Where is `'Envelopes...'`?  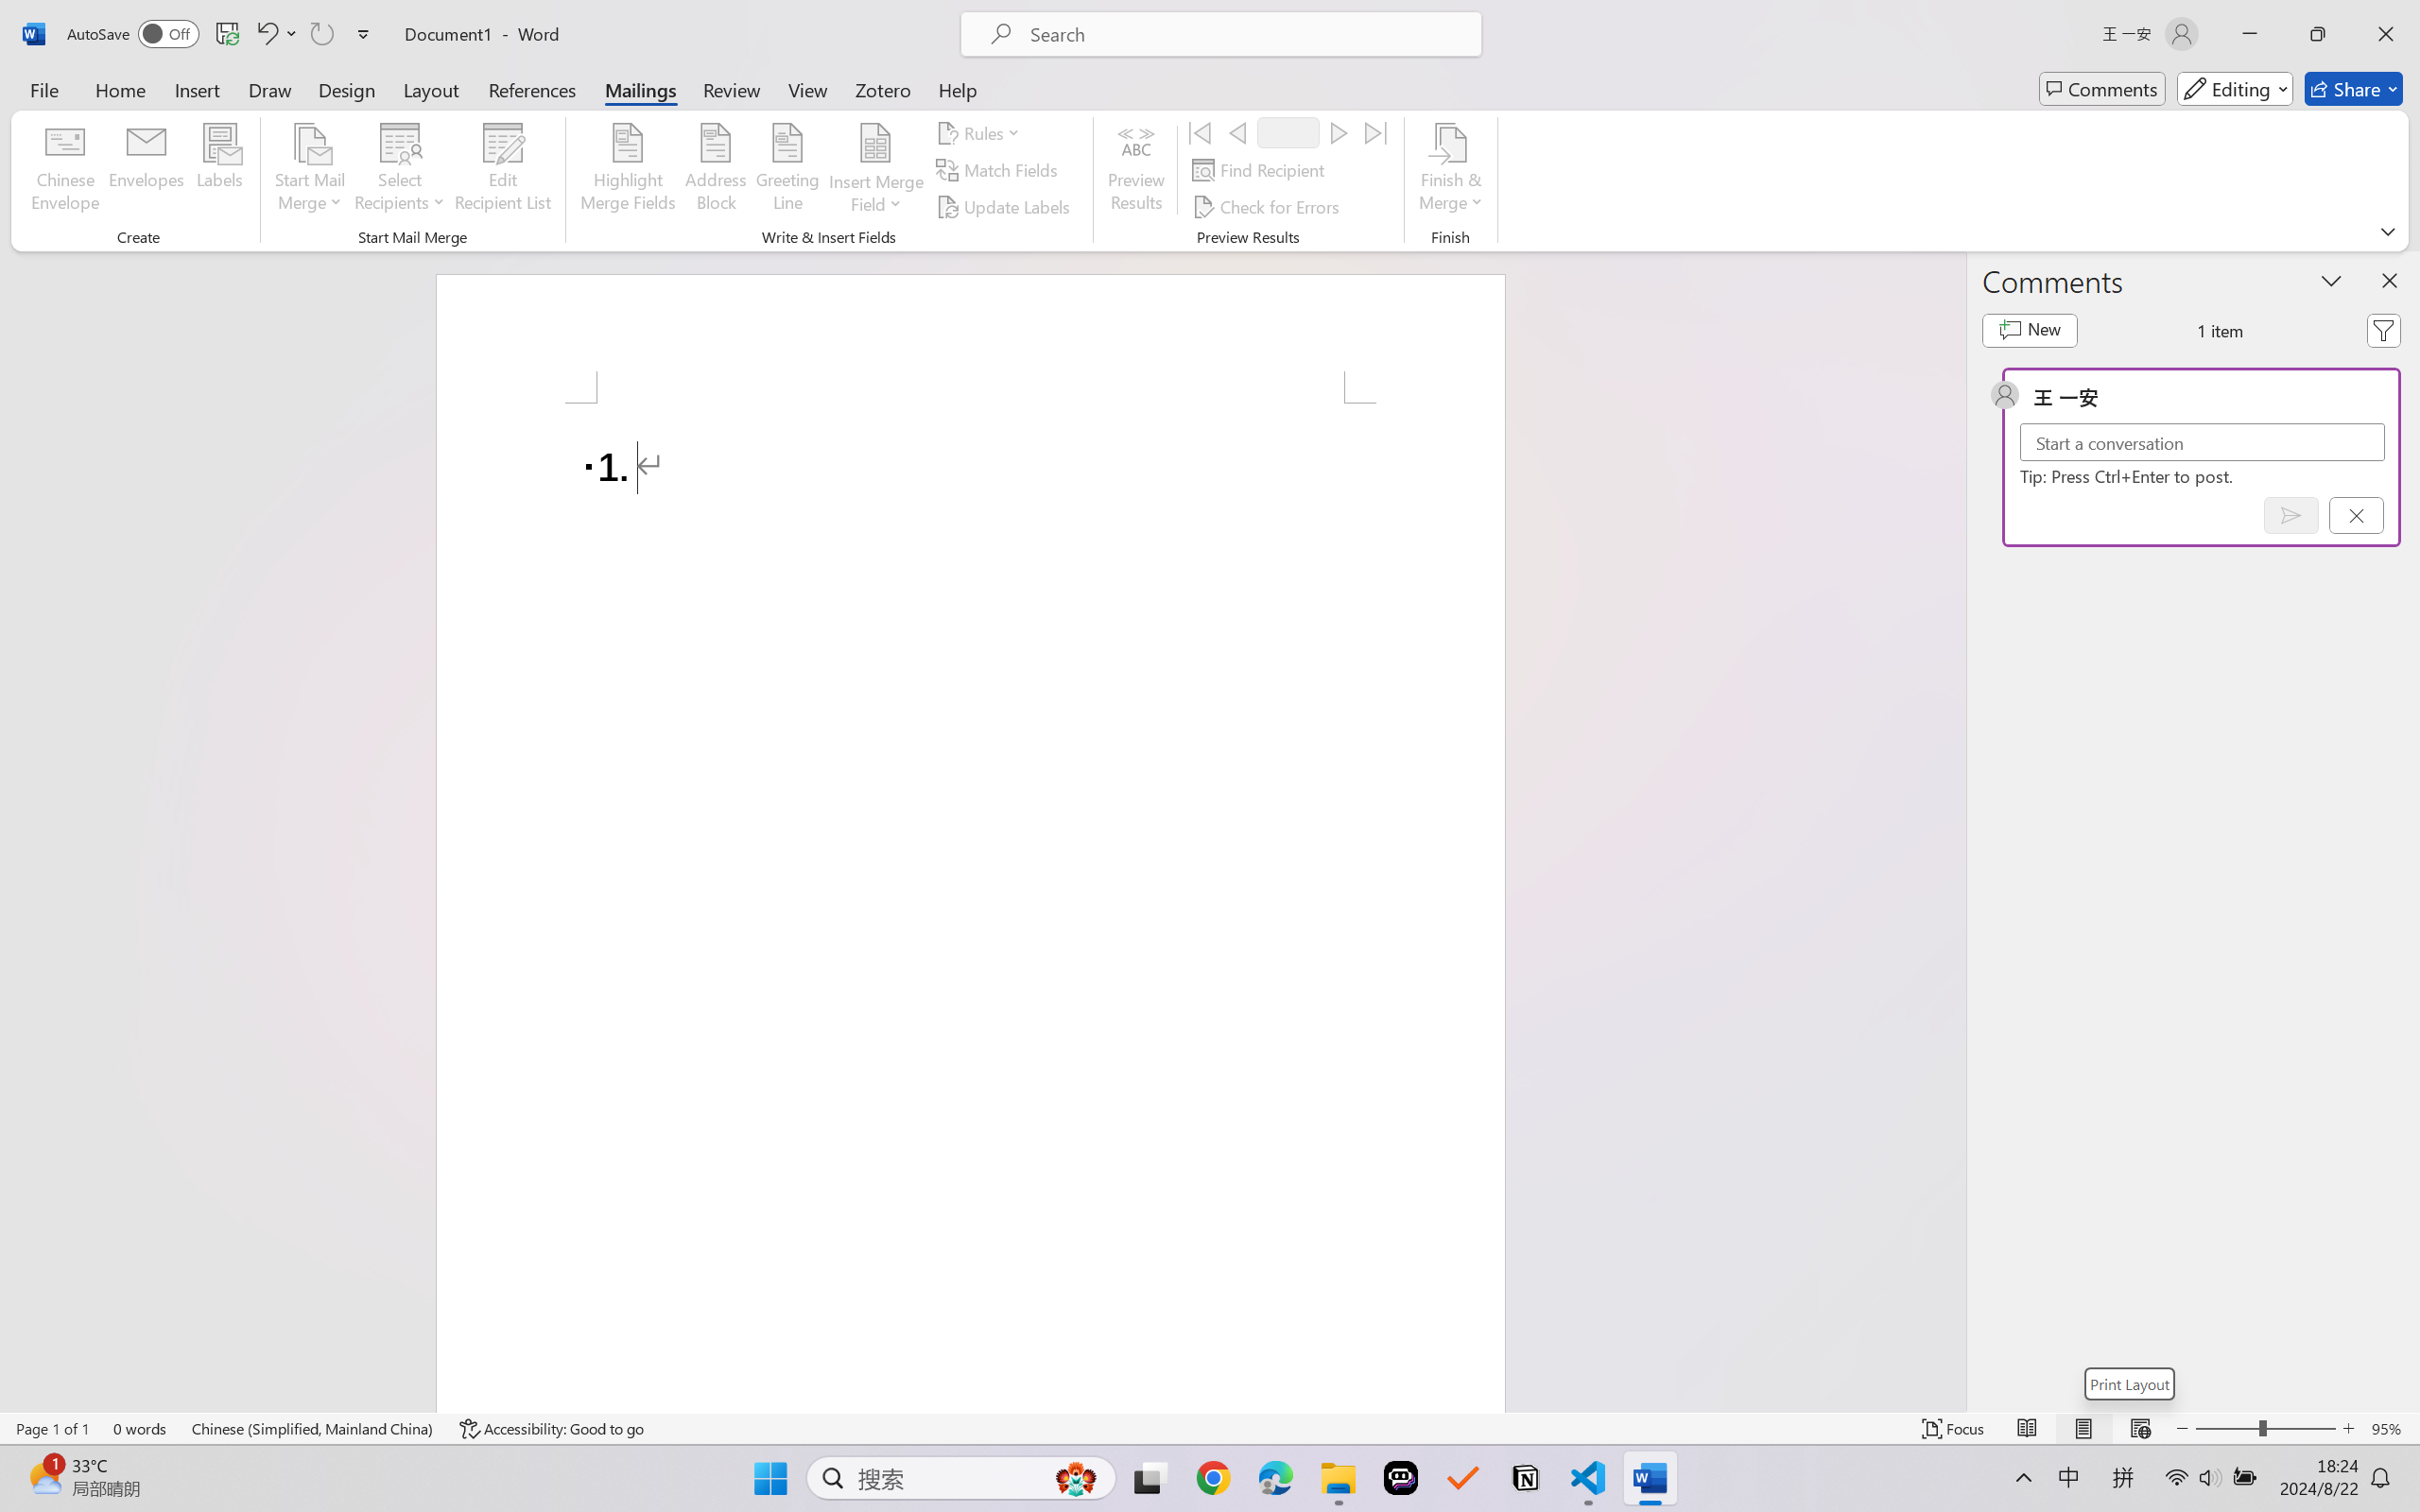
'Envelopes...' is located at coordinates (147, 170).